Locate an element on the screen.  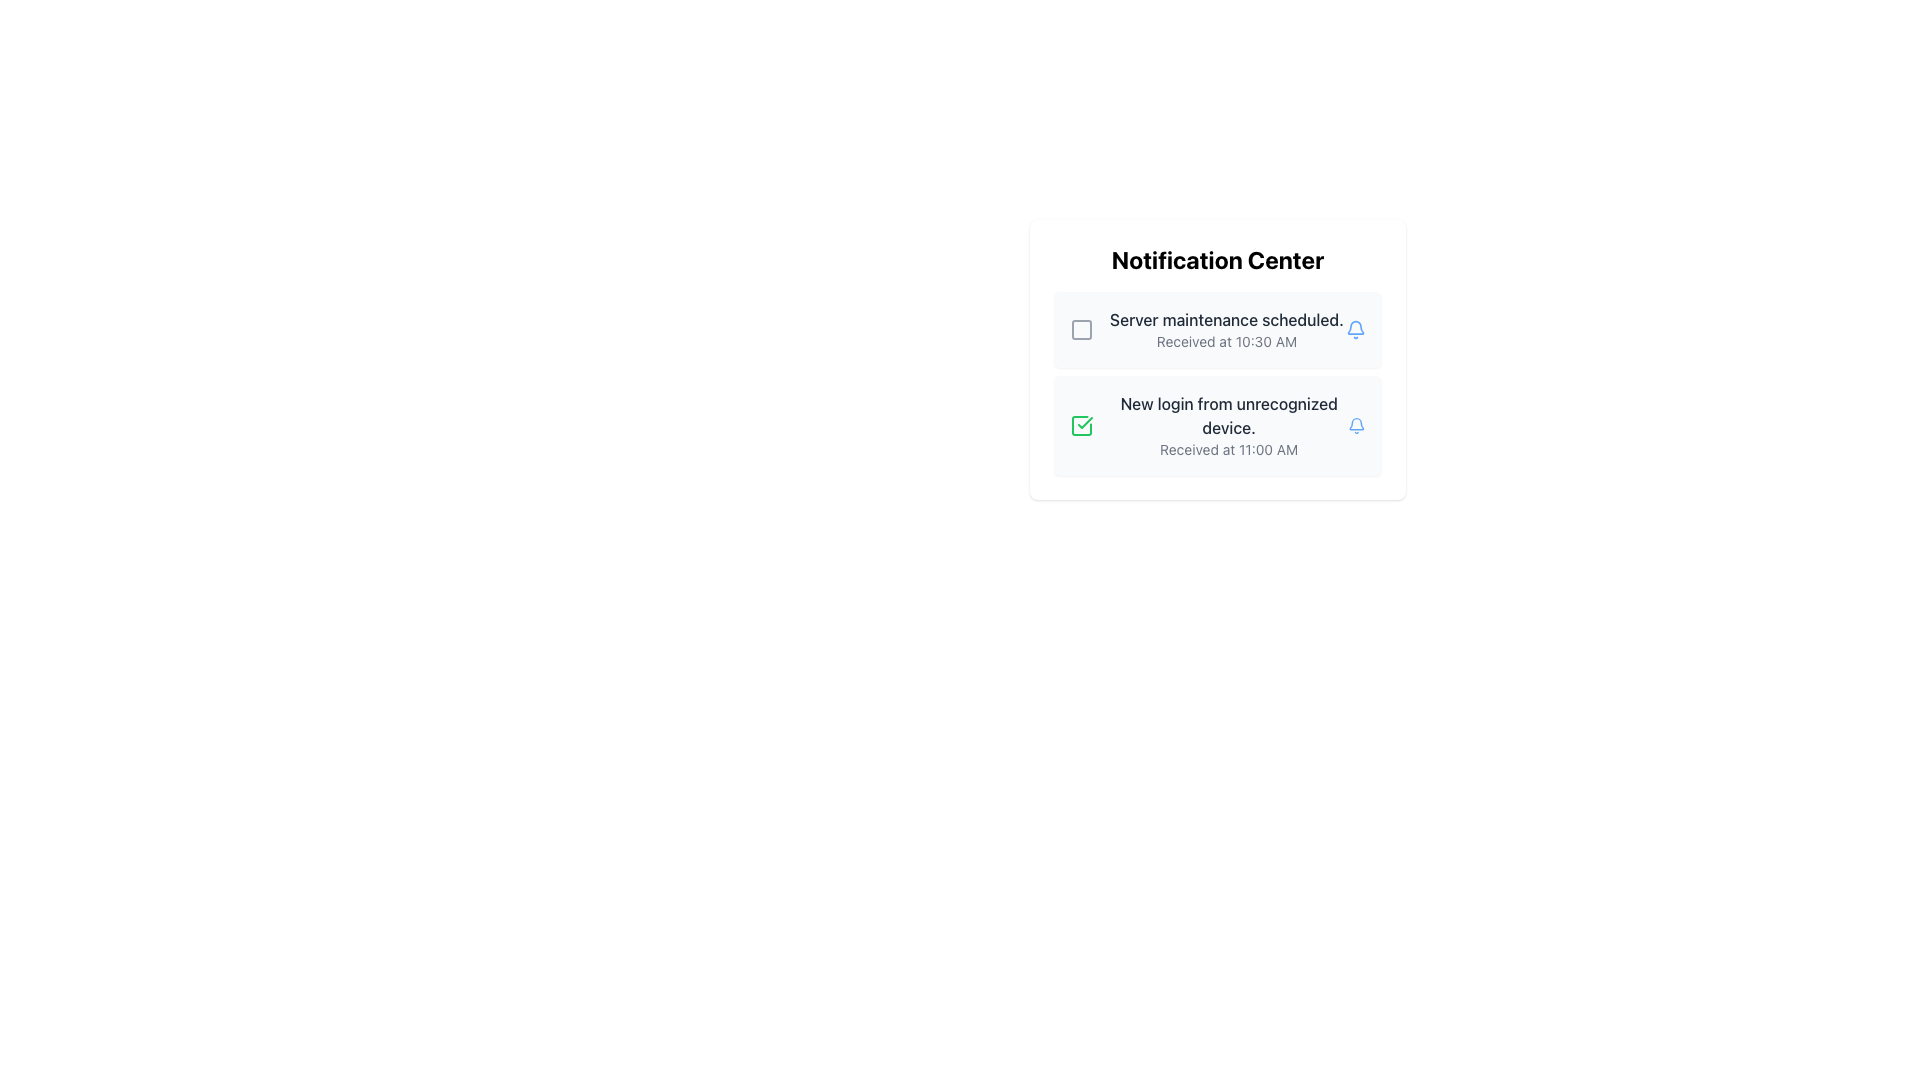
the checkbox or status indicator located in the notification card under the 'Notification Center' title, to the left of the text 'Server maintenance scheduled.' is located at coordinates (1080, 329).